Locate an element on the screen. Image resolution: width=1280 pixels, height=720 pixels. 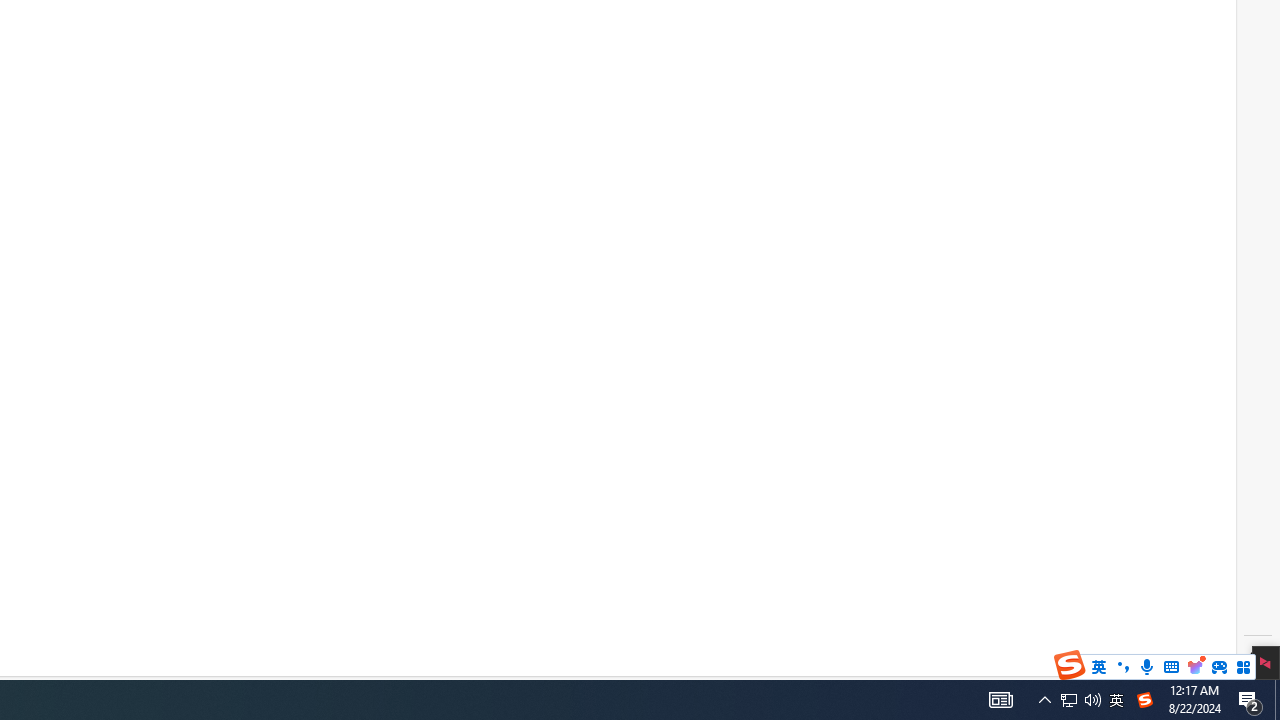
'Q2790: 100%' is located at coordinates (1092, 698).